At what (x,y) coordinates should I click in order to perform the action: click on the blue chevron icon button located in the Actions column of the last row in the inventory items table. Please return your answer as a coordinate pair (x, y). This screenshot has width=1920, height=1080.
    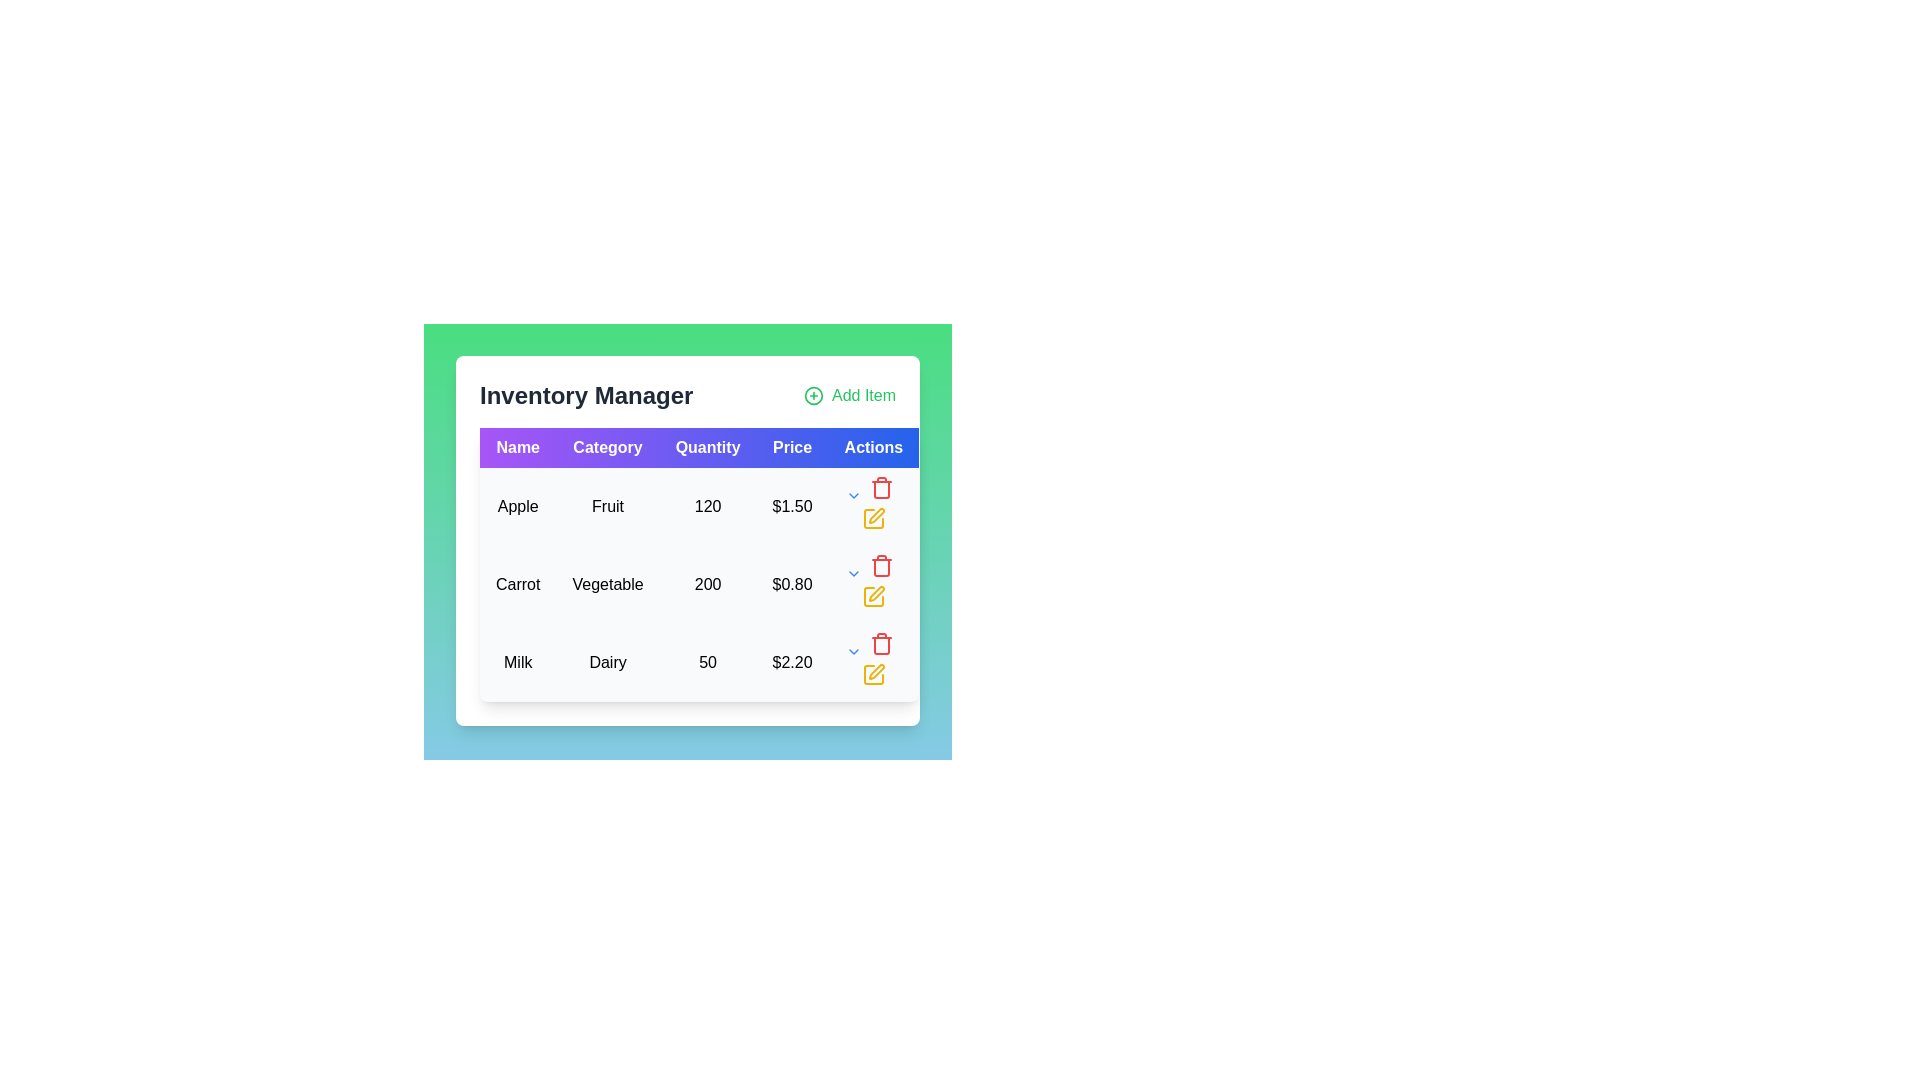
    Looking at the image, I should click on (853, 651).